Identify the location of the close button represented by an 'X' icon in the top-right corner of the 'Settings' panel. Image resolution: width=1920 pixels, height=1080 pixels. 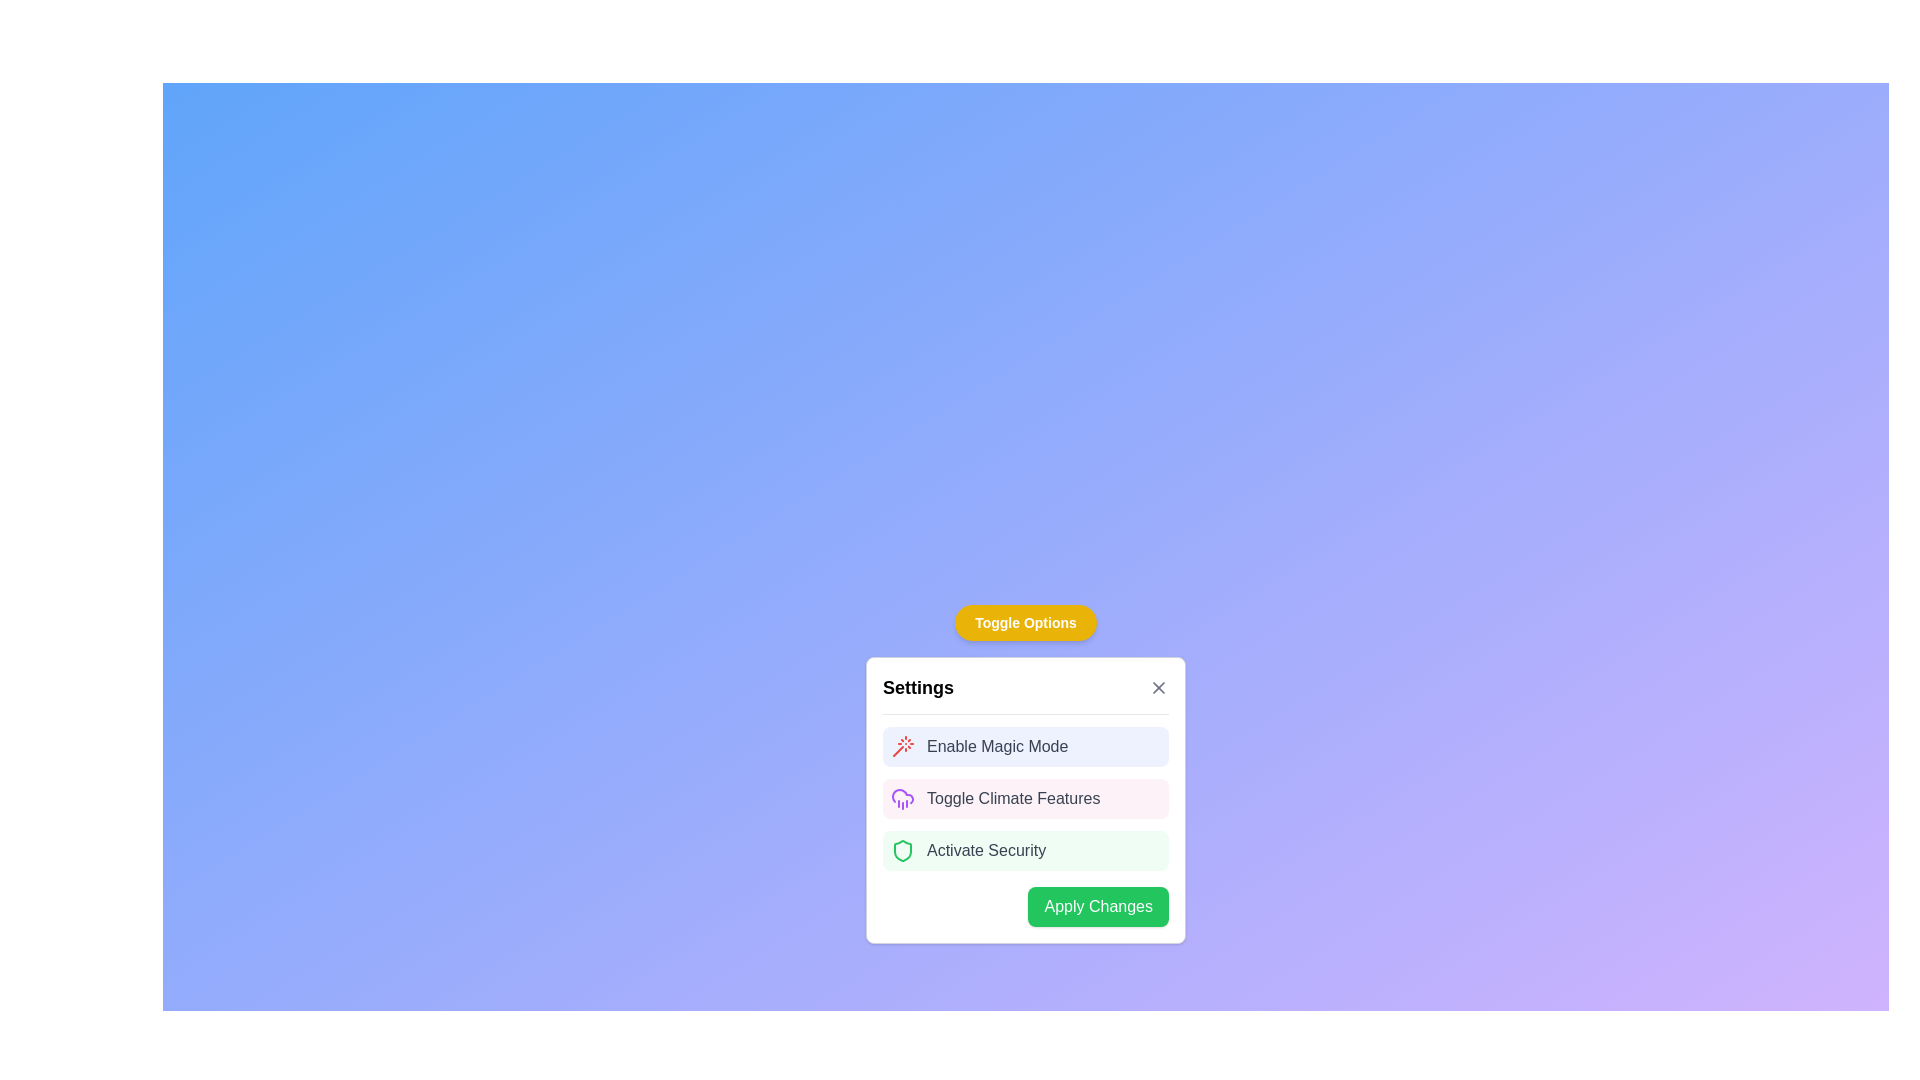
(1158, 686).